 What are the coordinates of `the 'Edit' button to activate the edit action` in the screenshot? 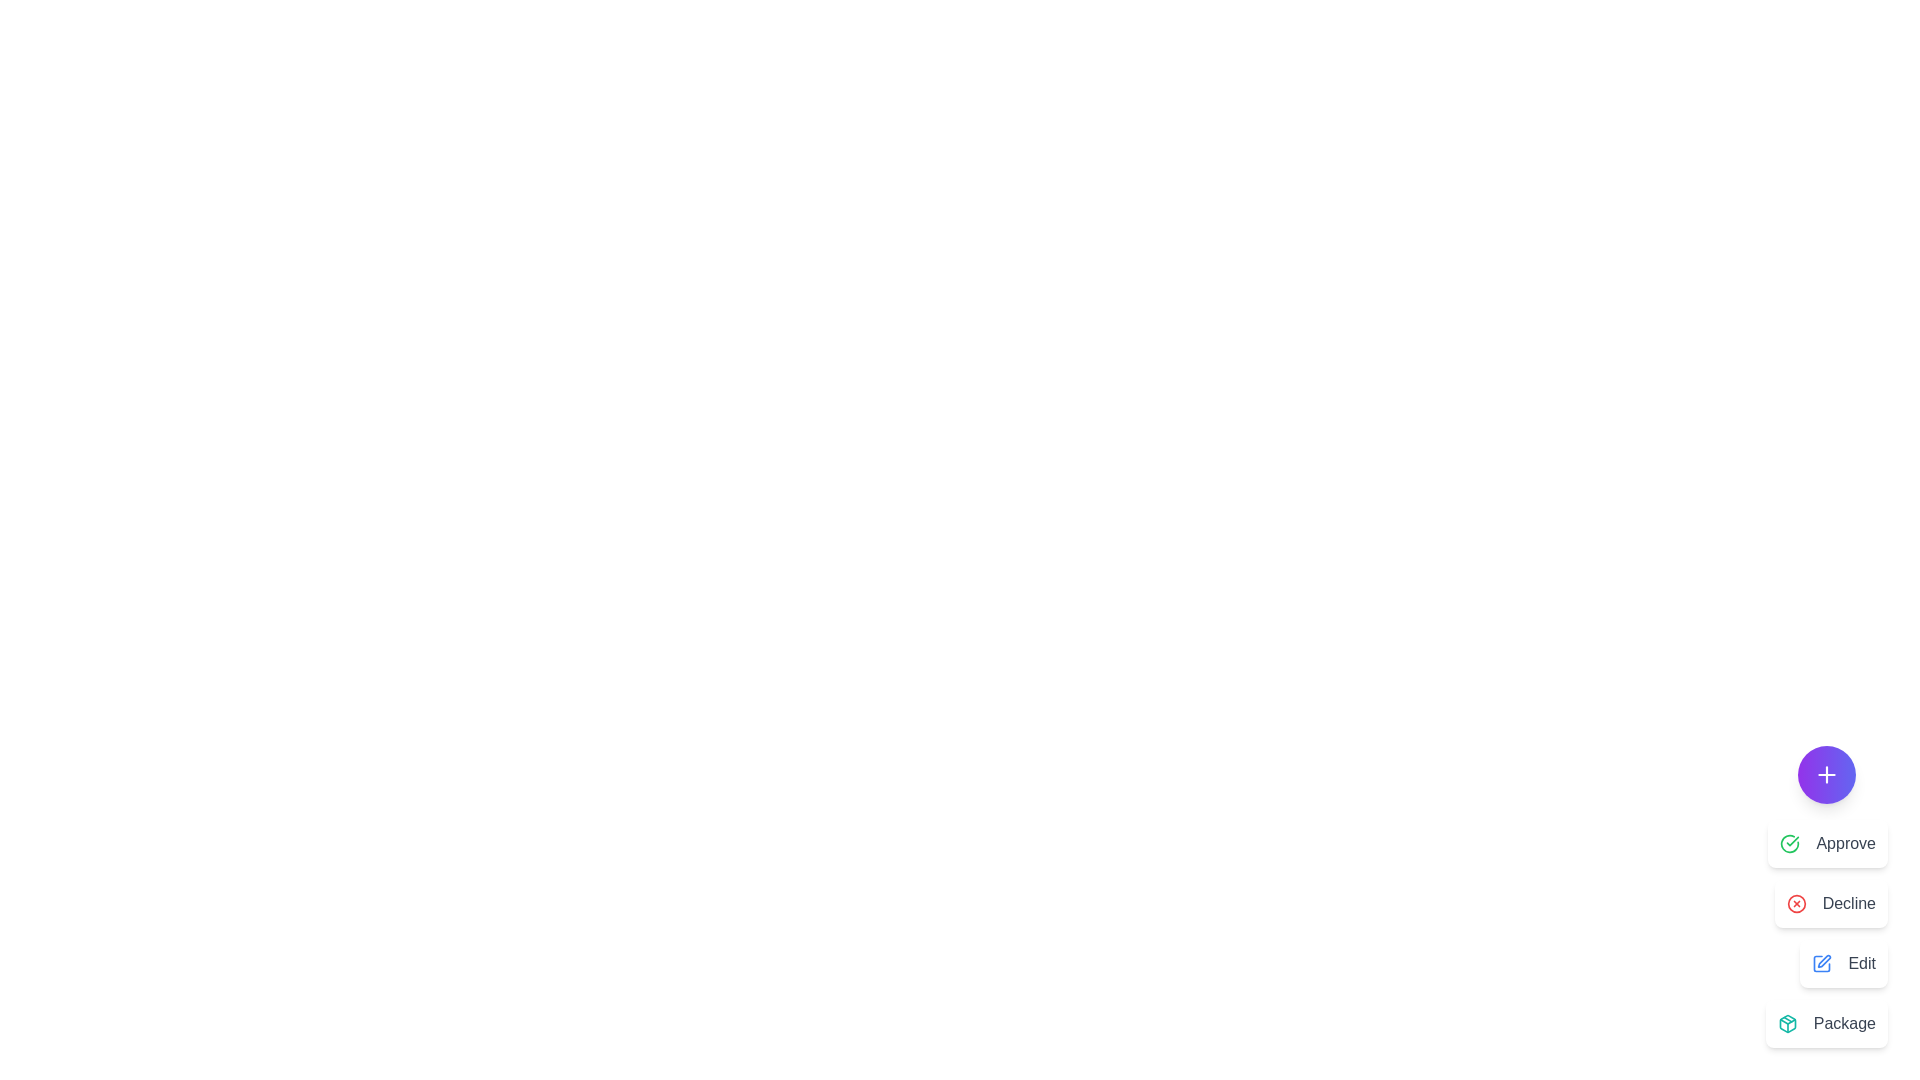 It's located at (1842, 963).